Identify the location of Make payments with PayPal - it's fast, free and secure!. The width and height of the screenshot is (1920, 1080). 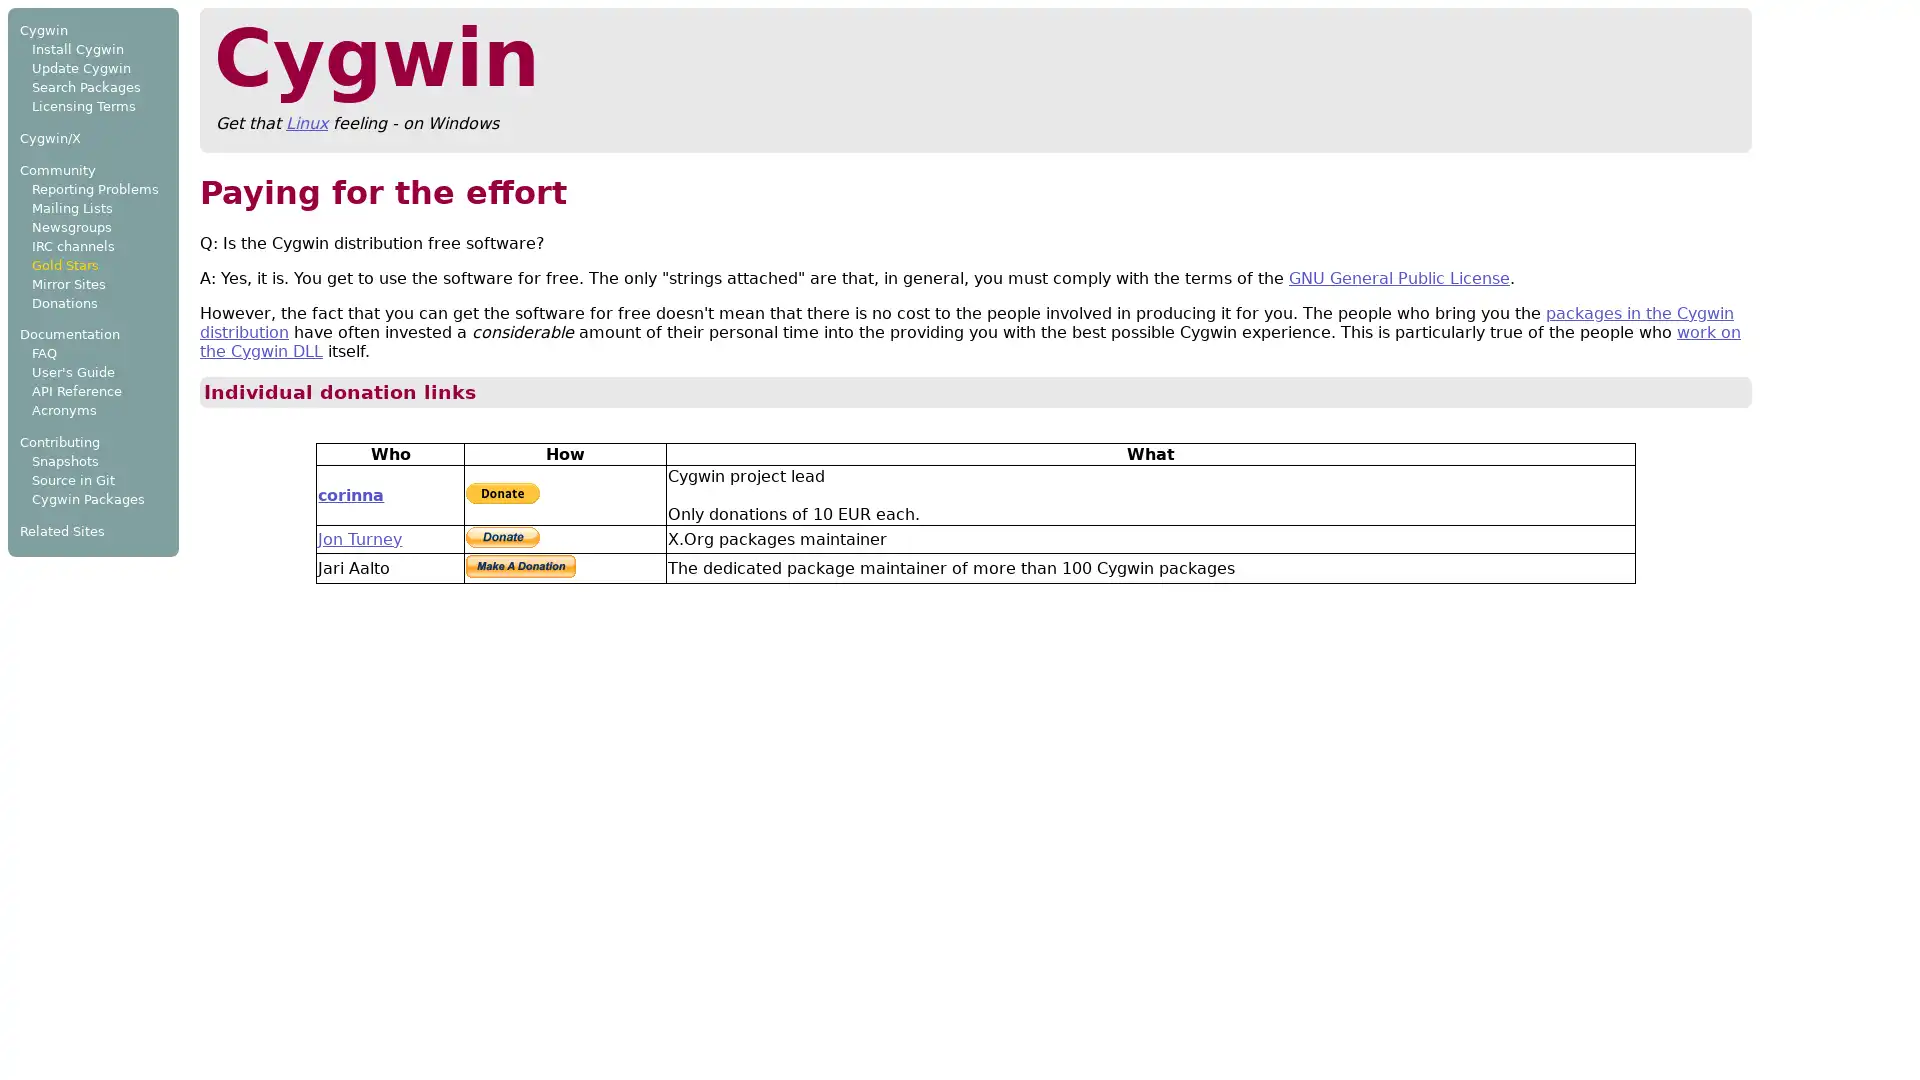
(521, 565).